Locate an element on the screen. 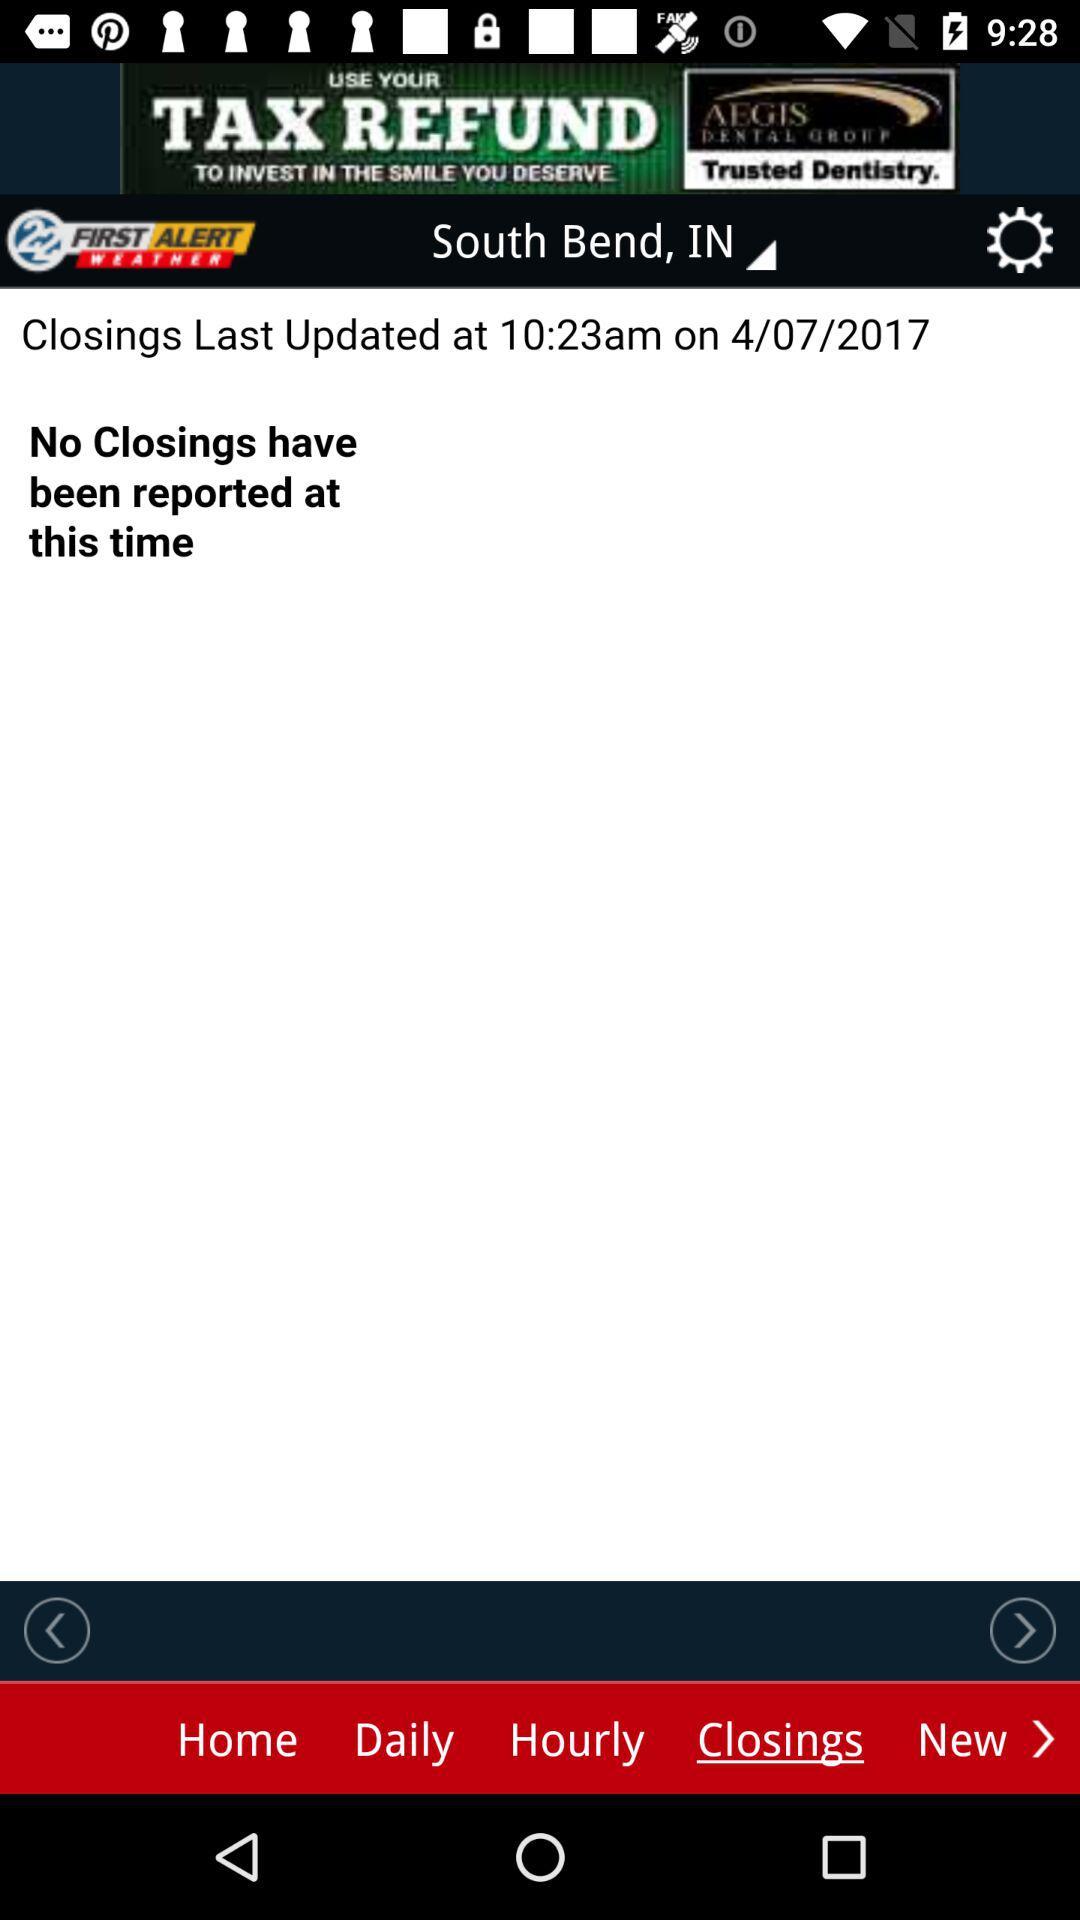 Image resolution: width=1080 pixels, height=1920 pixels. aegis dental group banner advertisement is located at coordinates (540, 127).